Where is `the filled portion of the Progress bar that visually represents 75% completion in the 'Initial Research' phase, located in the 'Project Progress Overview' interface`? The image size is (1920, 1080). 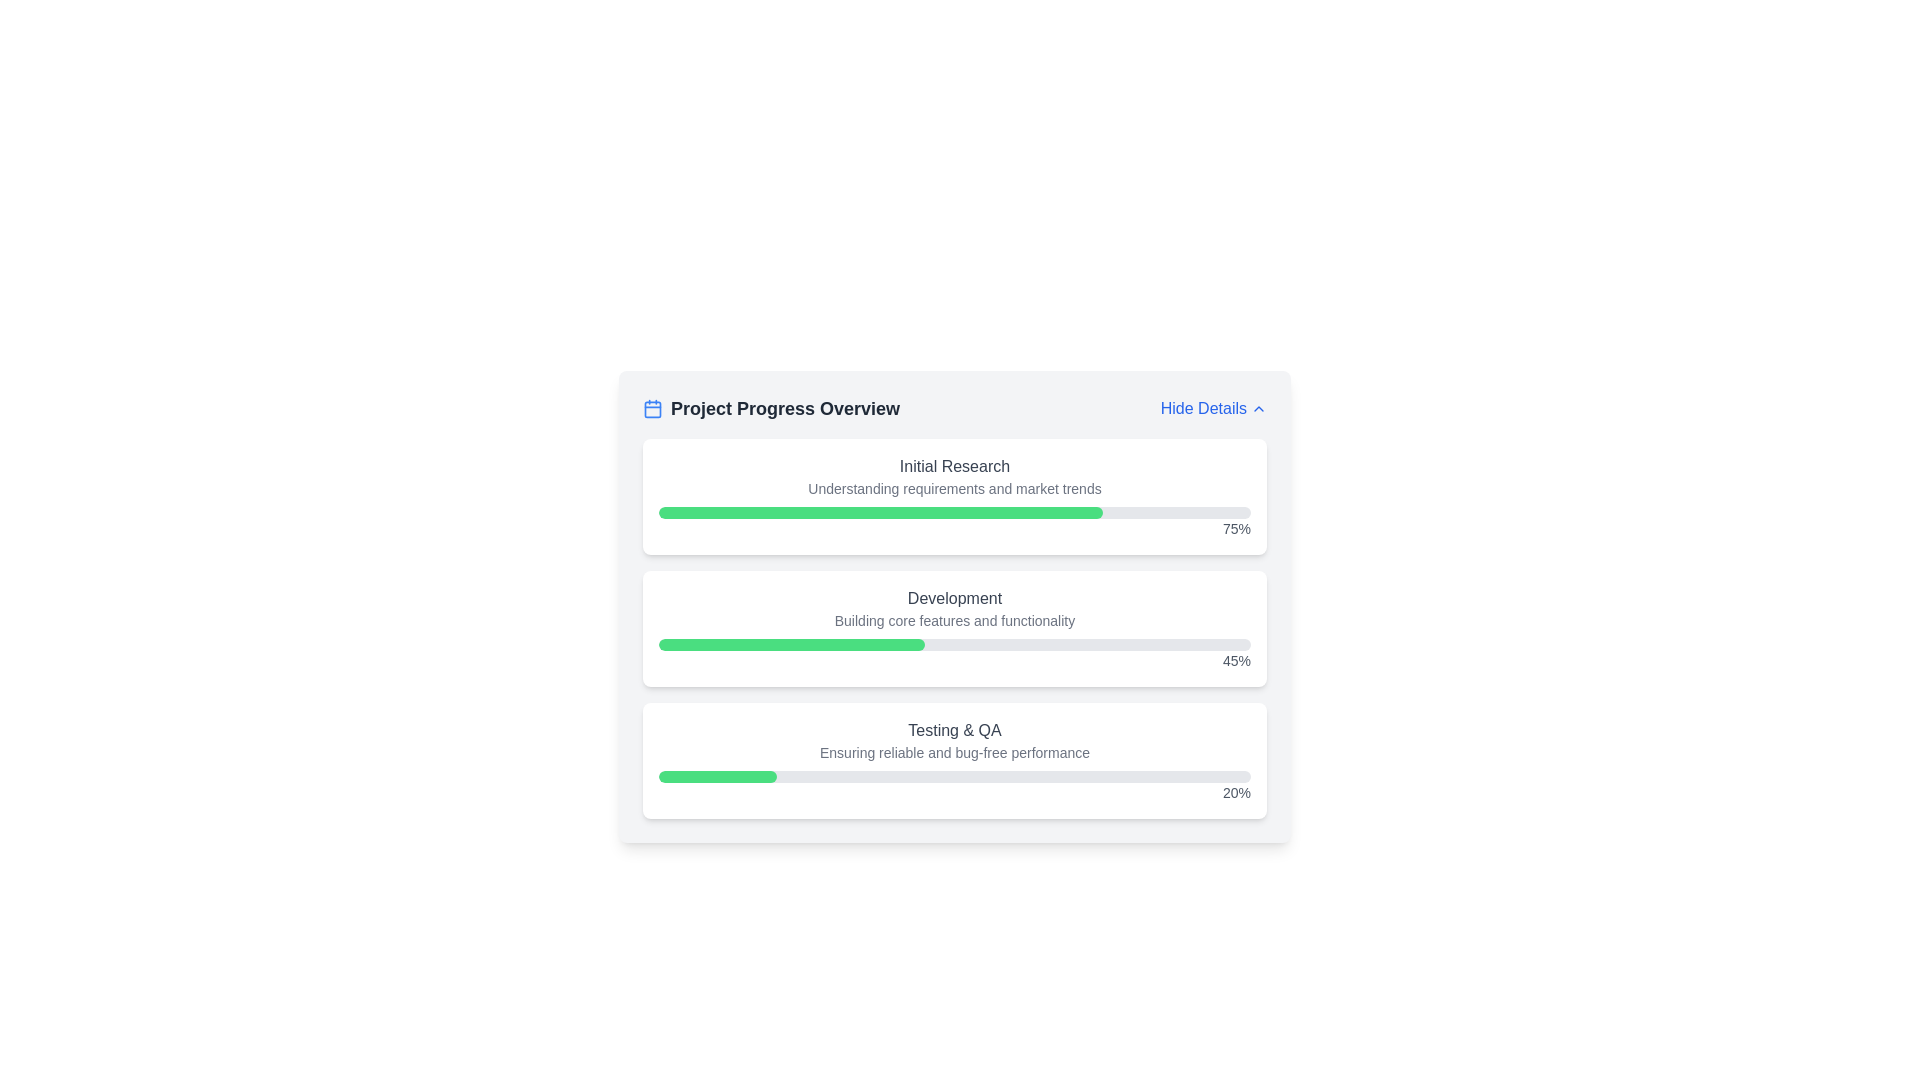
the filled portion of the Progress bar that visually represents 75% completion in the 'Initial Research' phase, located in the 'Project Progress Overview' interface is located at coordinates (880, 512).